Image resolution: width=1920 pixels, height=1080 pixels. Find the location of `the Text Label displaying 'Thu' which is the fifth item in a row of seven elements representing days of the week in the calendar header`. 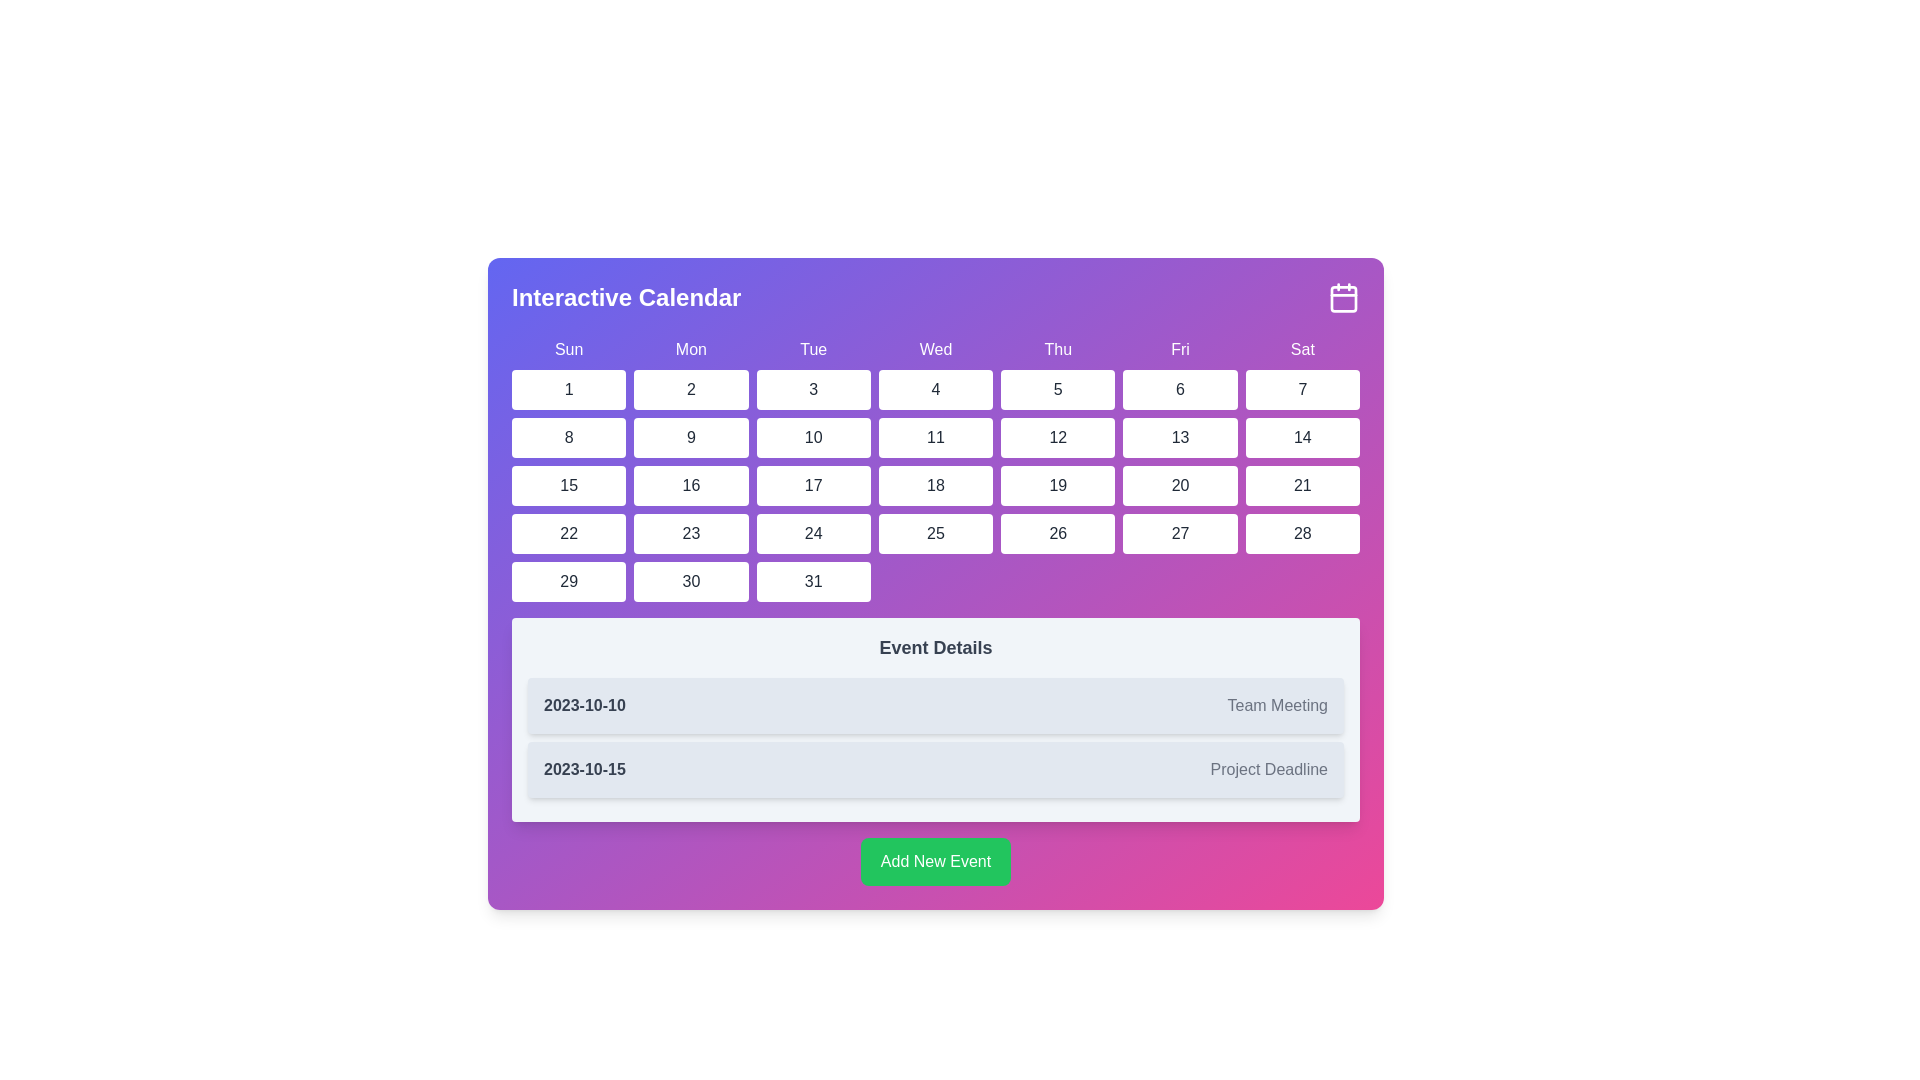

the Text Label displaying 'Thu' which is the fifth item in a row of seven elements representing days of the week in the calendar header is located at coordinates (1057, 349).